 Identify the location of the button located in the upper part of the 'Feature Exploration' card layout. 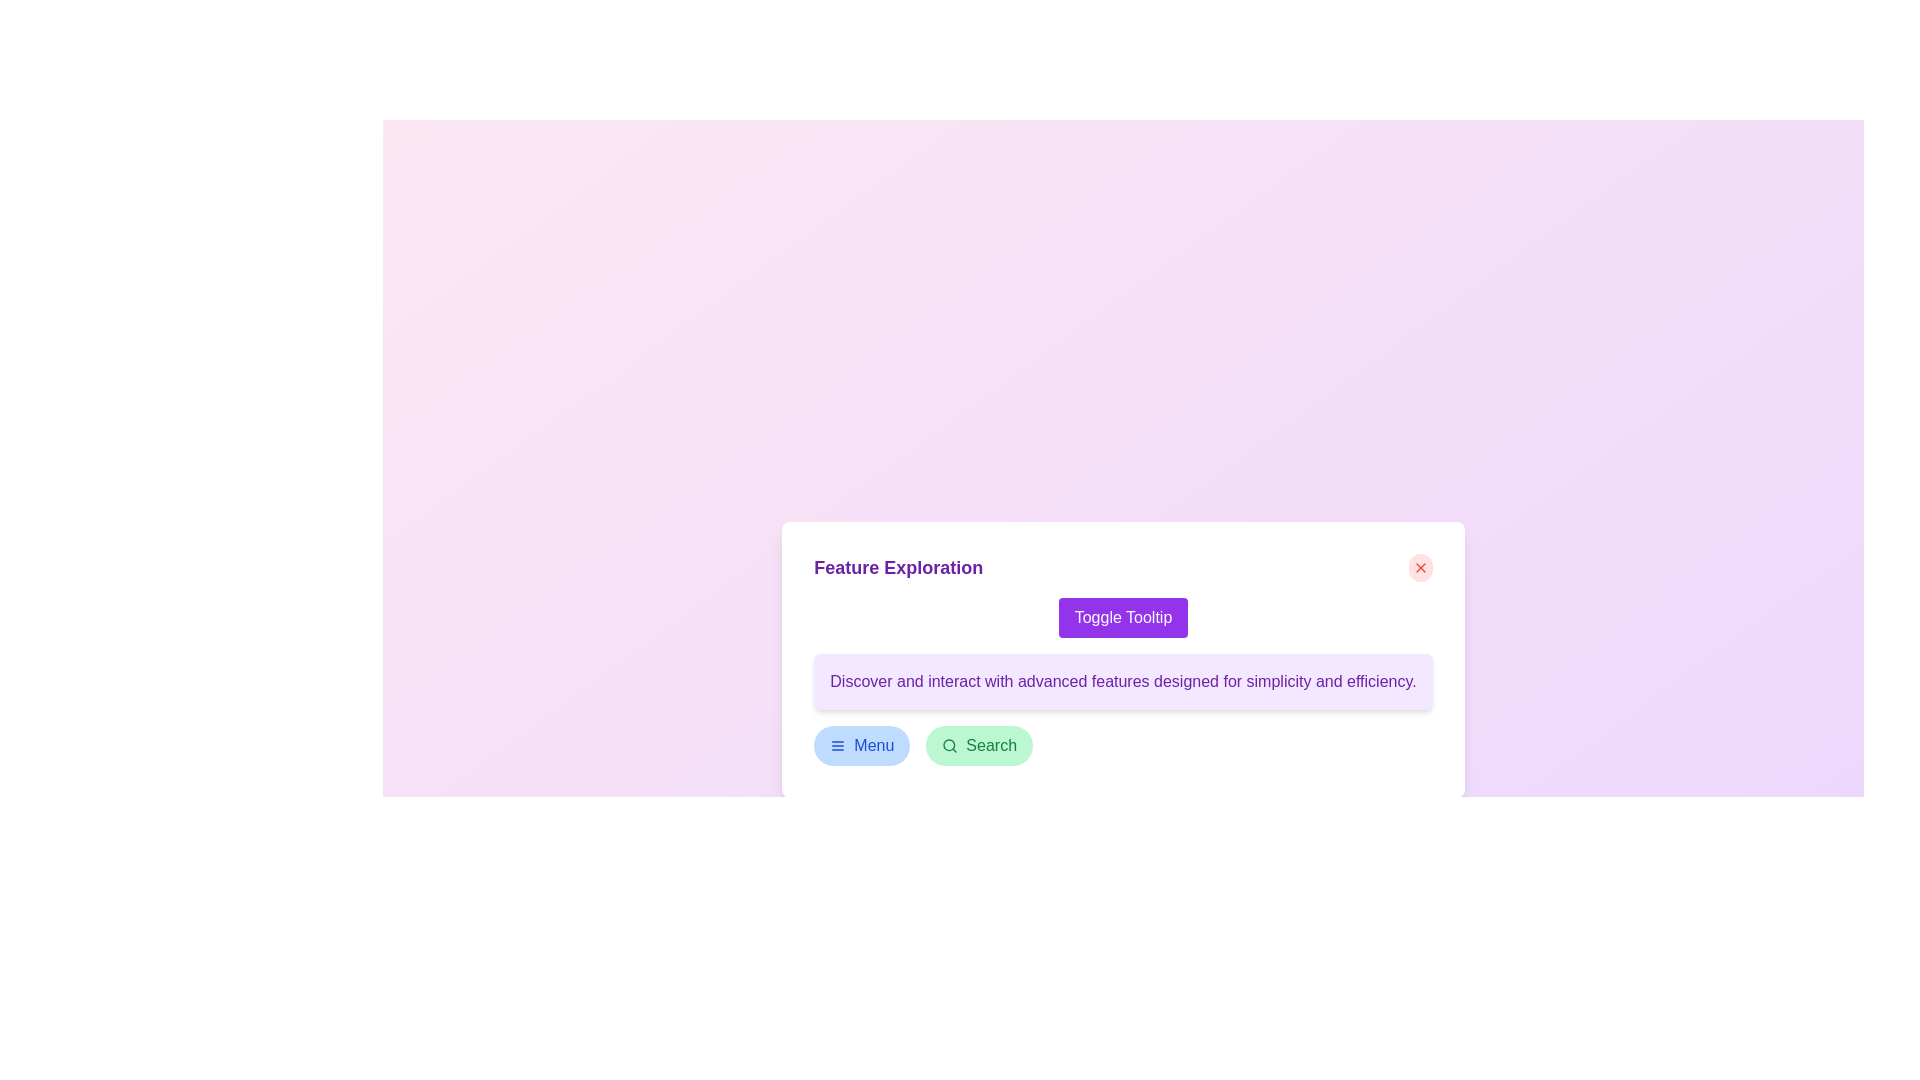
(1123, 616).